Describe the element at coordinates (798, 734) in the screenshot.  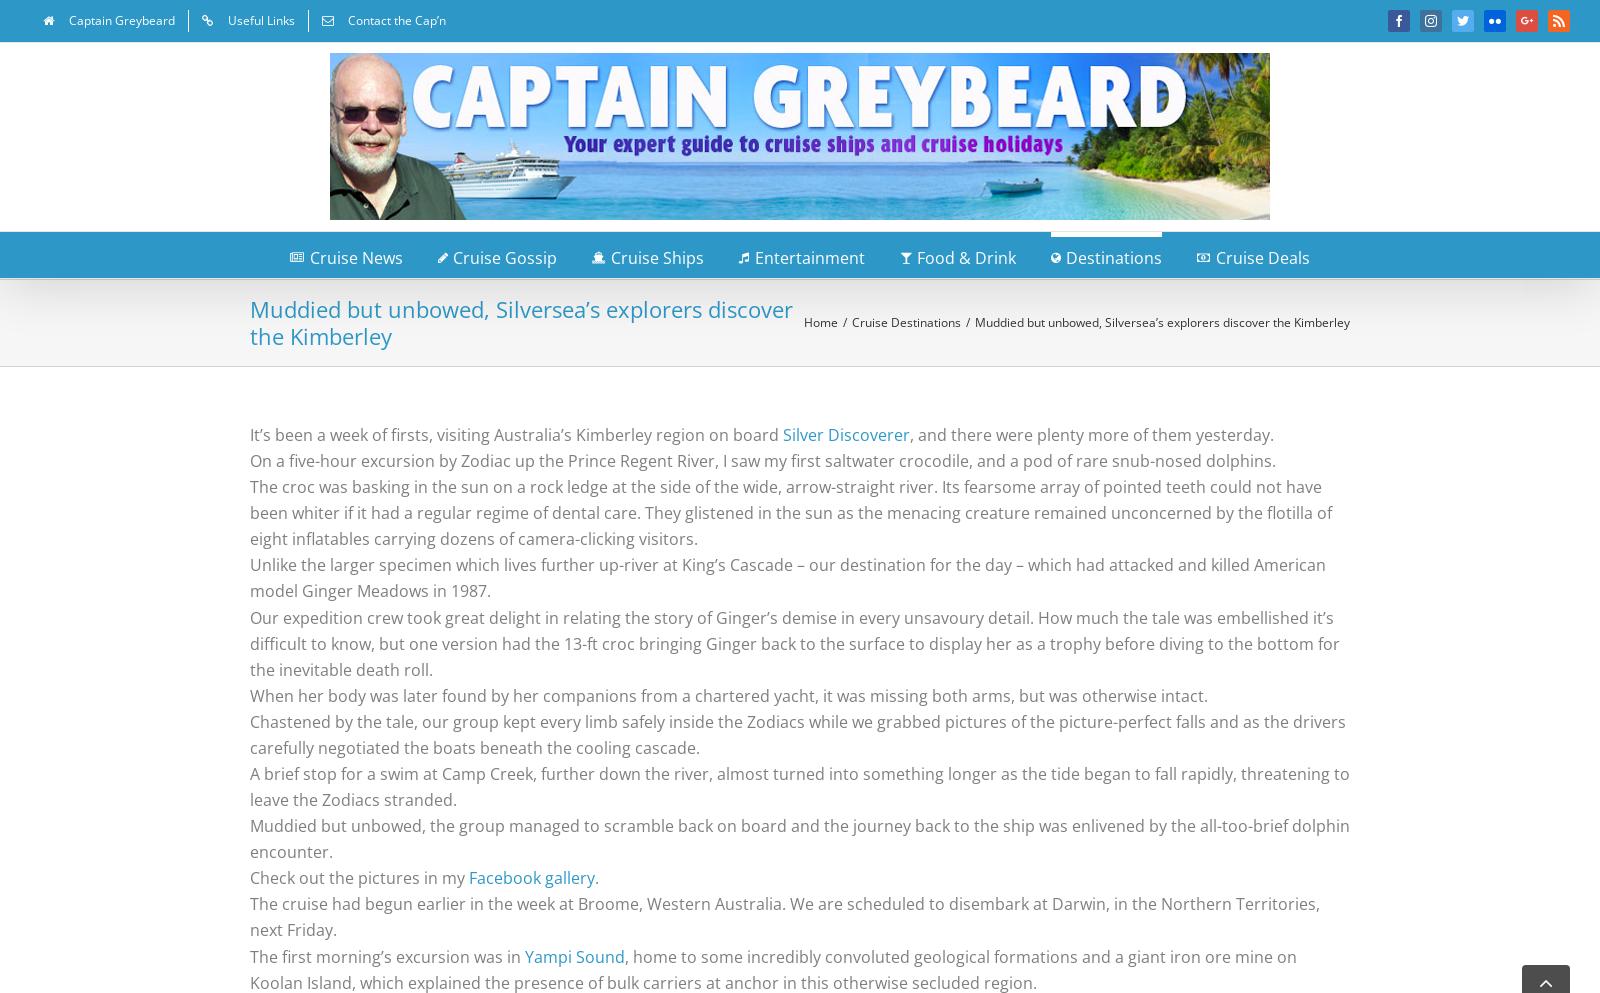
I see `'Chastened by the tale, our group kept every limb safely inside the Zodiacs while we grabbed pictures of the picture-perfect falls and as the drivers carefully negotiated the boats beneath the cooling cascade.'` at that location.